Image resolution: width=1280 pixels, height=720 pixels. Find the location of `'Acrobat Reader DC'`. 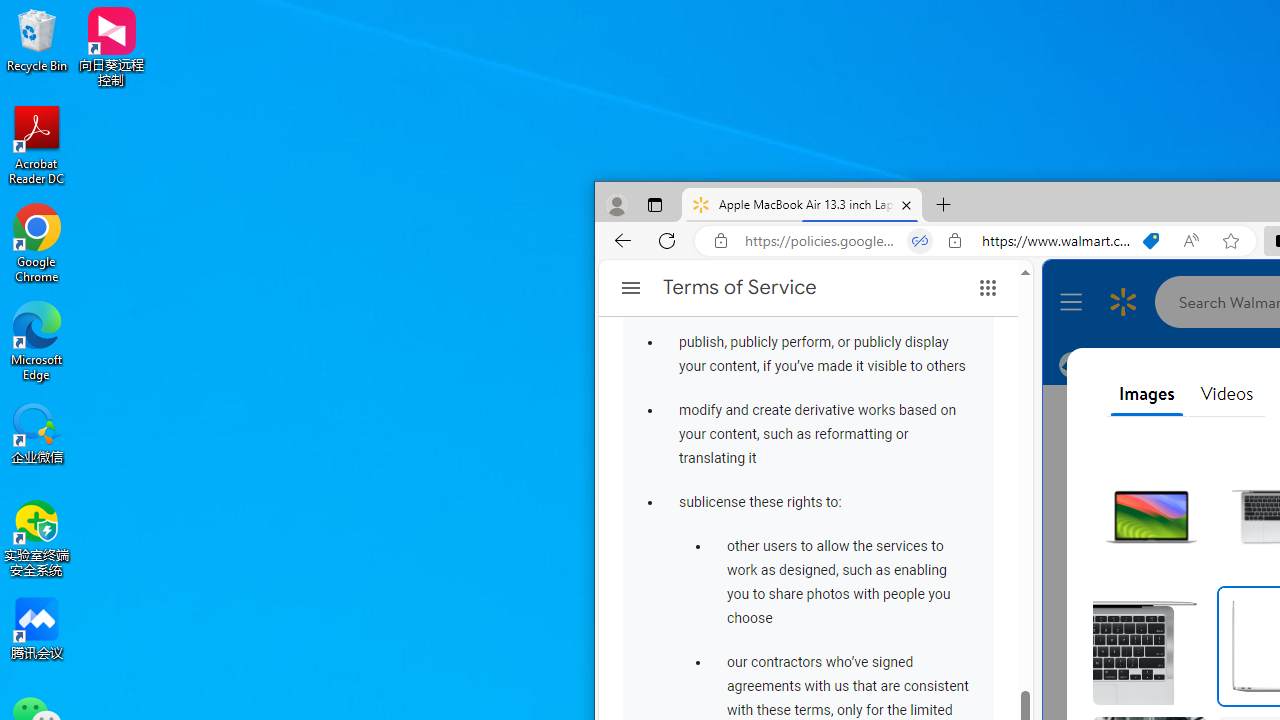

'Acrobat Reader DC' is located at coordinates (37, 144).